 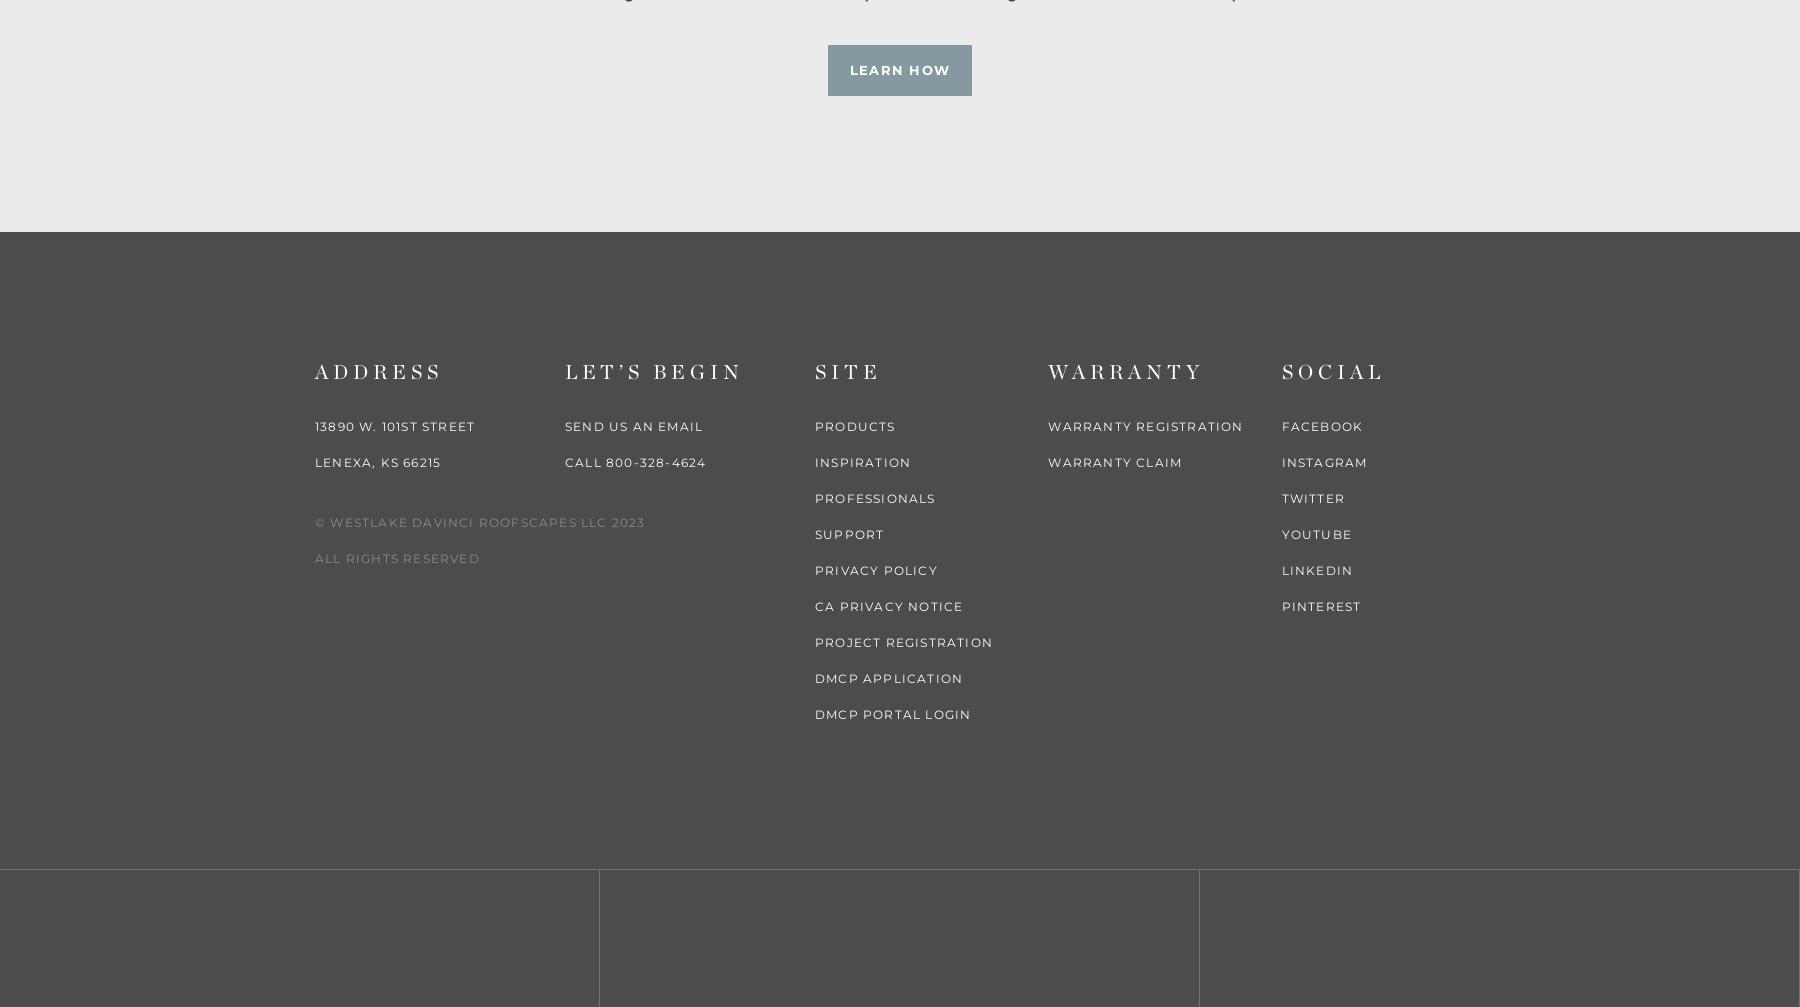 What do you see at coordinates (1114, 461) in the screenshot?
I see `'Warranty Claim'` at bounding box center [1114, 461].